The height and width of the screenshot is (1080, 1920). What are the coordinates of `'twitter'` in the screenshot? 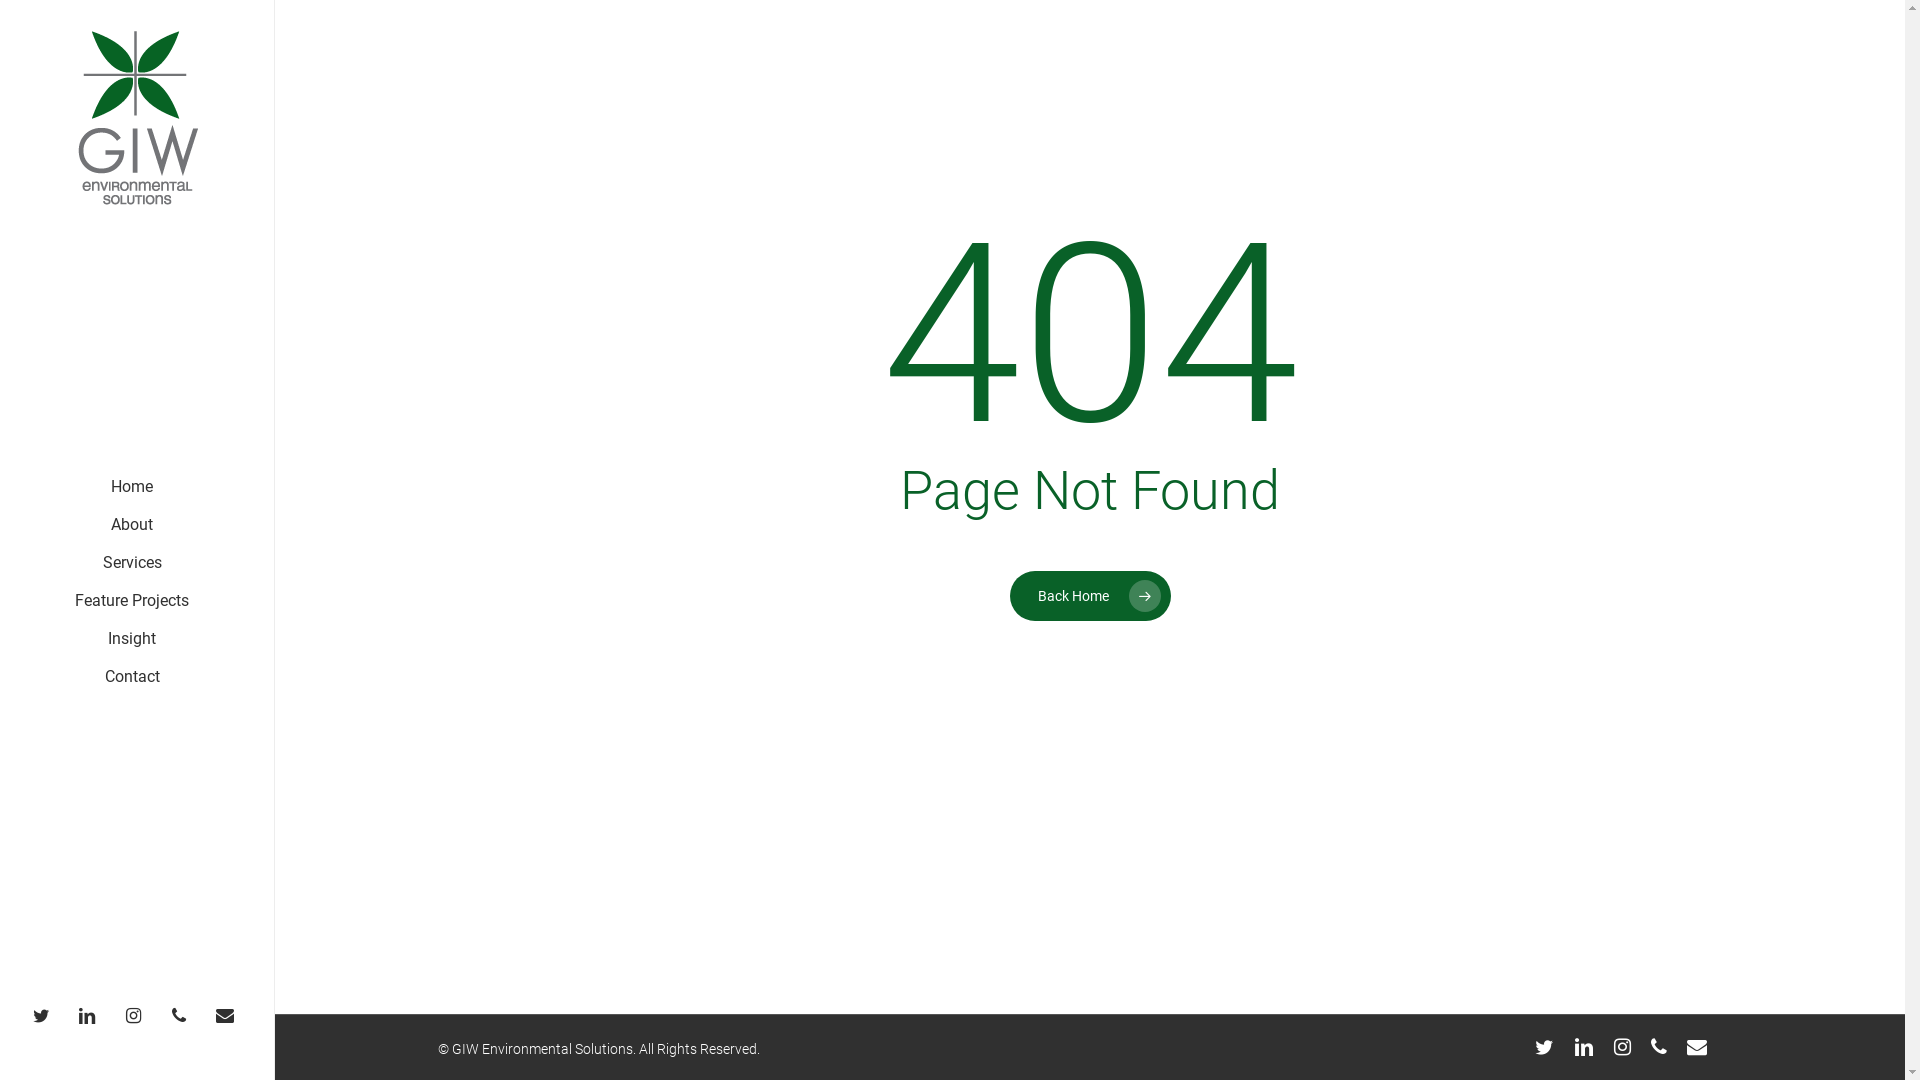 It's located at (1543, 1045).